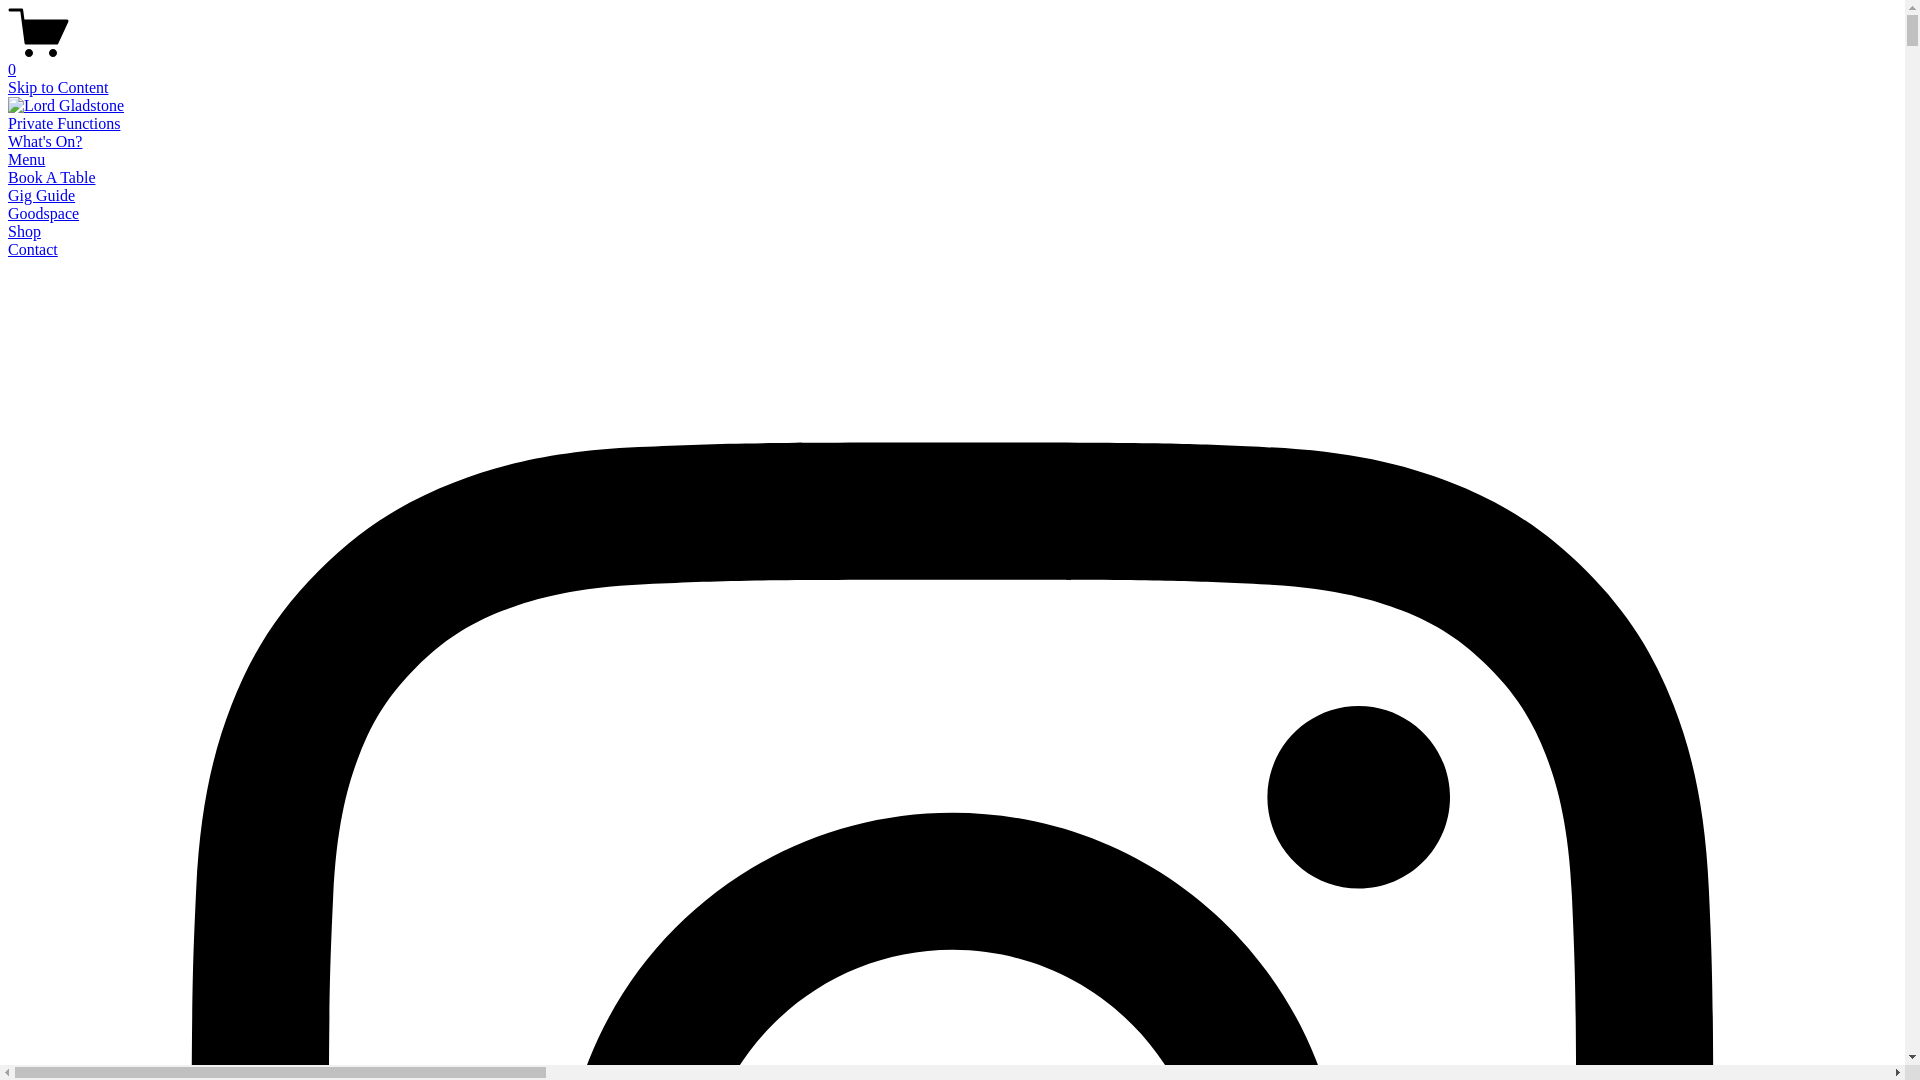  What do you see at coordinates (41, 195) in the screenshot?
I see `'Gig Guide'` at bounding box center [41, 195].